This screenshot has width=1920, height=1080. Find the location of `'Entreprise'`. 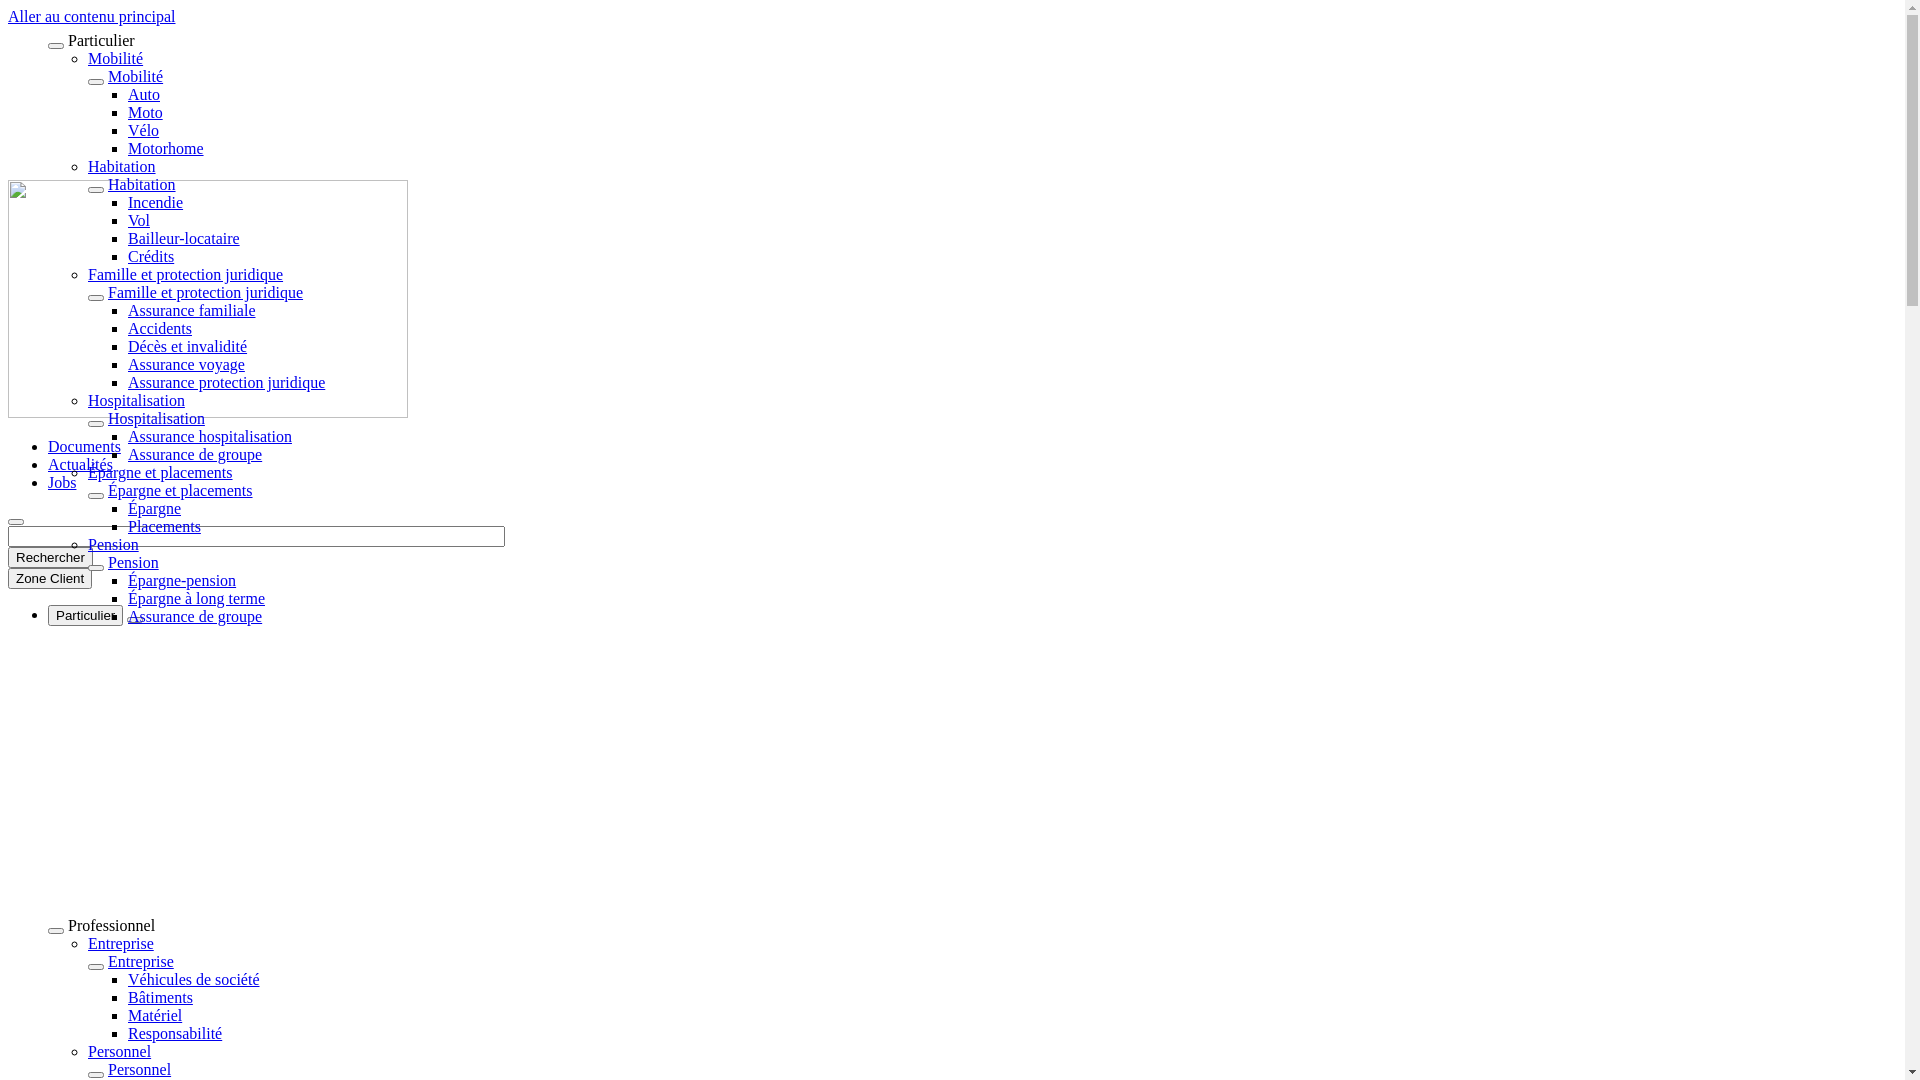

'Entreprise' is located at coordinates (86, 943).